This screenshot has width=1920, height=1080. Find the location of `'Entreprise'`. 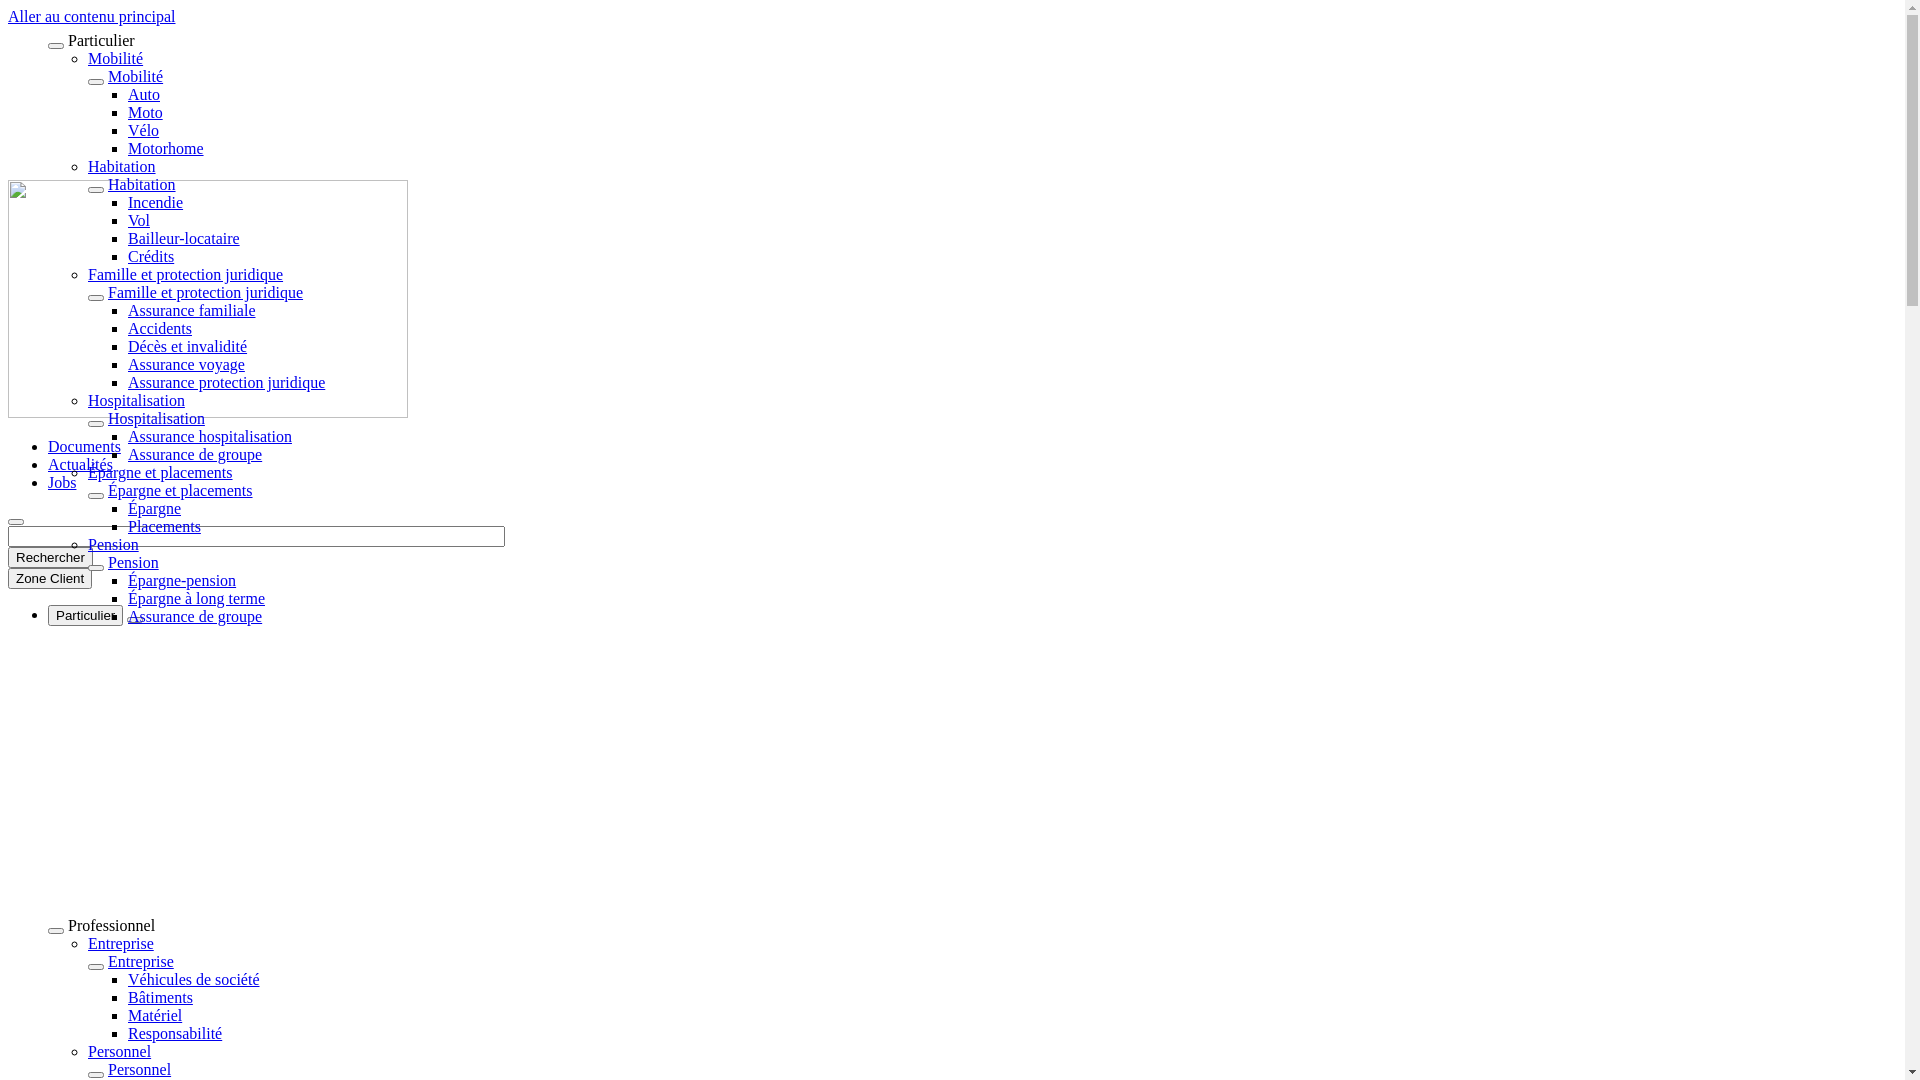

'Entreprise' is located at coordinates (86, 943).